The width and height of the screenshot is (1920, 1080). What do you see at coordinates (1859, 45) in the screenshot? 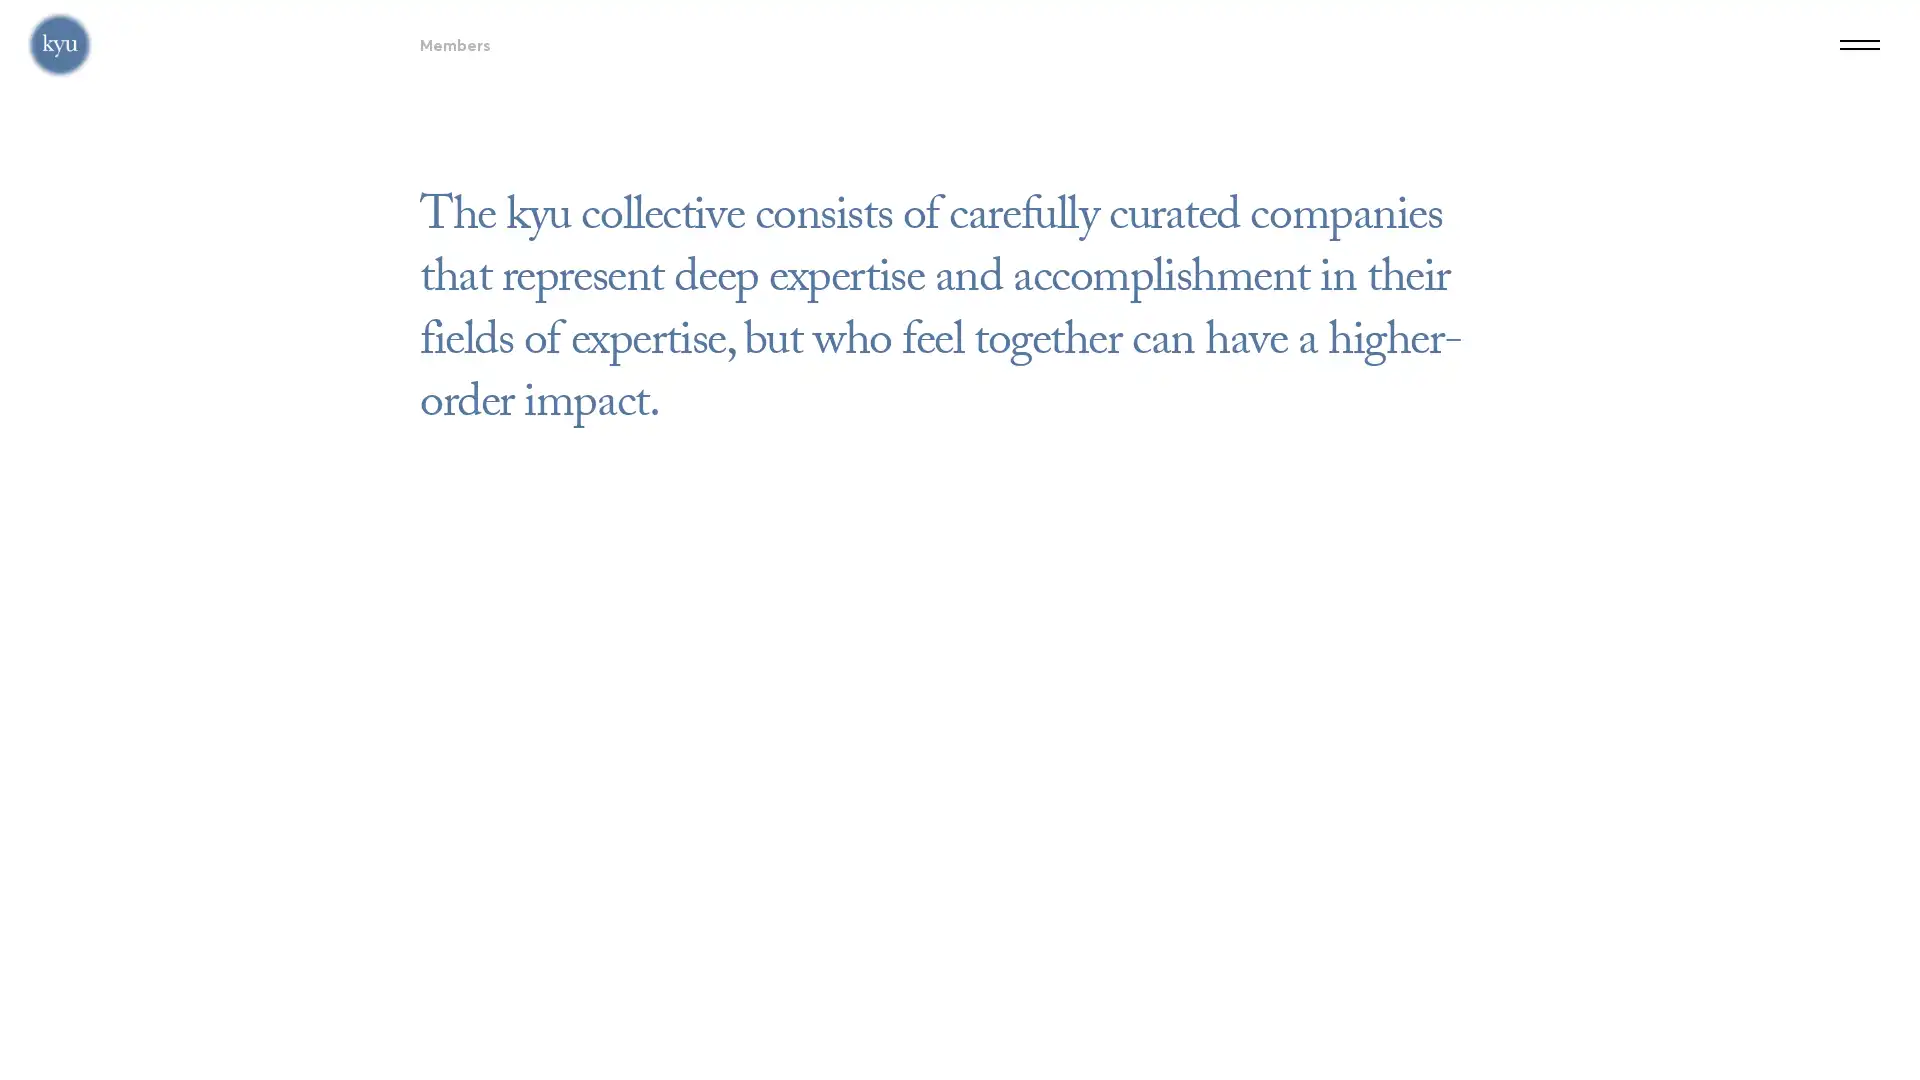
I see `Menu` at bounding box center [1859, 45].